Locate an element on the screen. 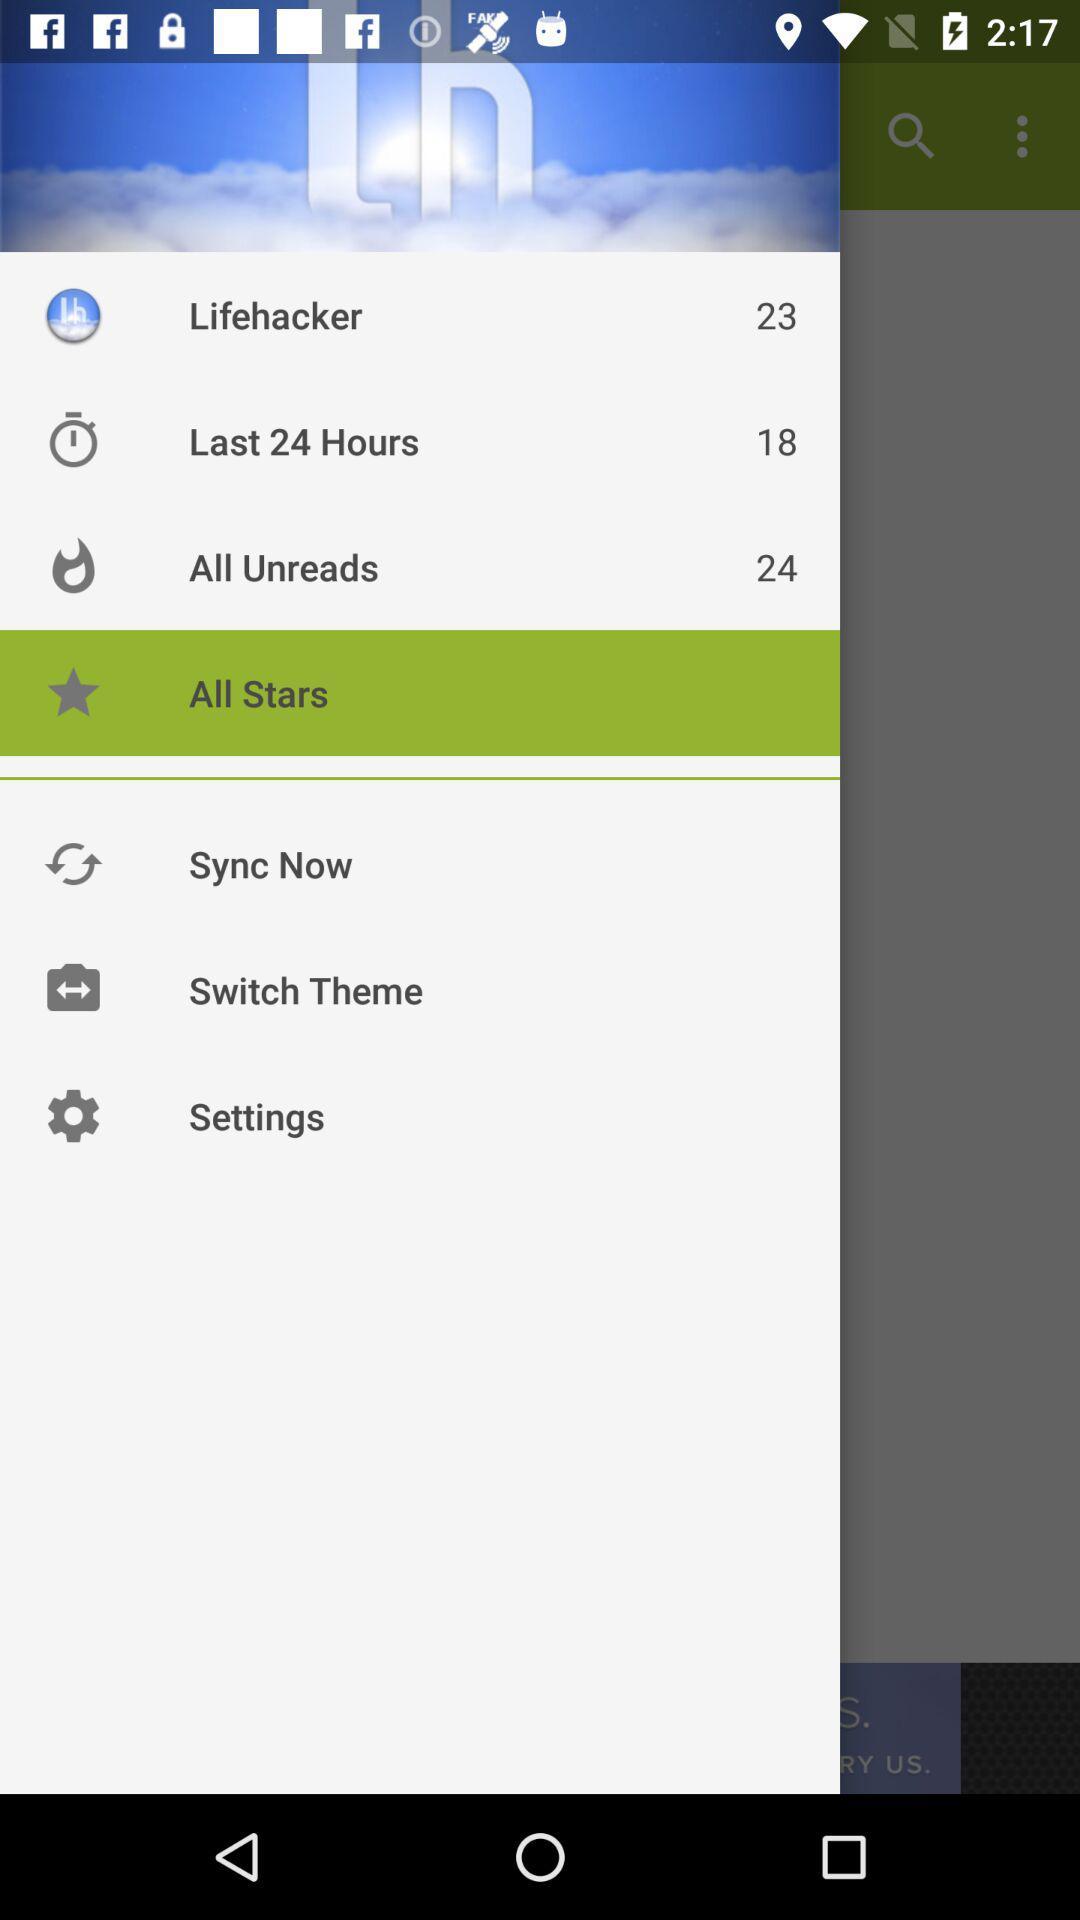 This screenshot has height=1920, width=1080. settings icon is located at coordinates (72, 1114).